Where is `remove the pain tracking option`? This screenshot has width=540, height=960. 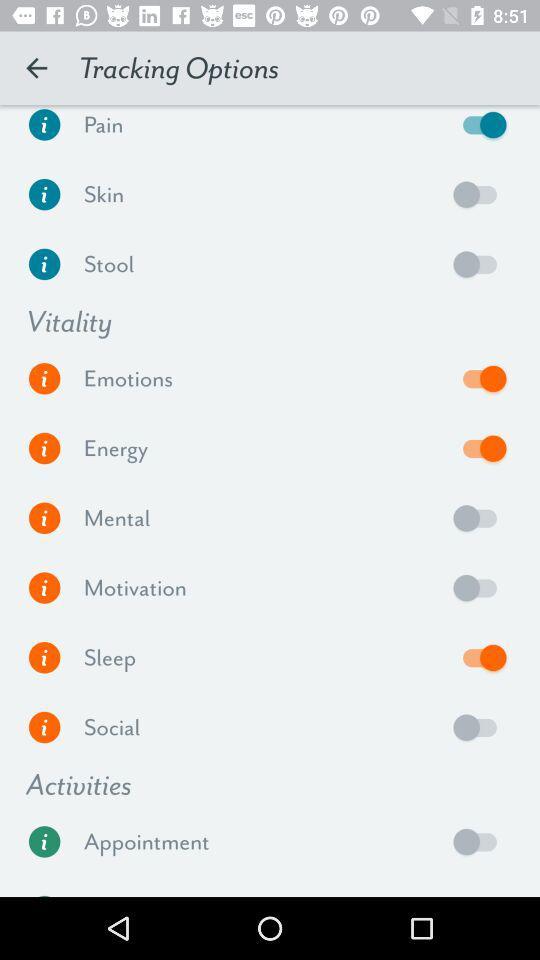
remove the pain tracking option is located at coordinates (479, 128).